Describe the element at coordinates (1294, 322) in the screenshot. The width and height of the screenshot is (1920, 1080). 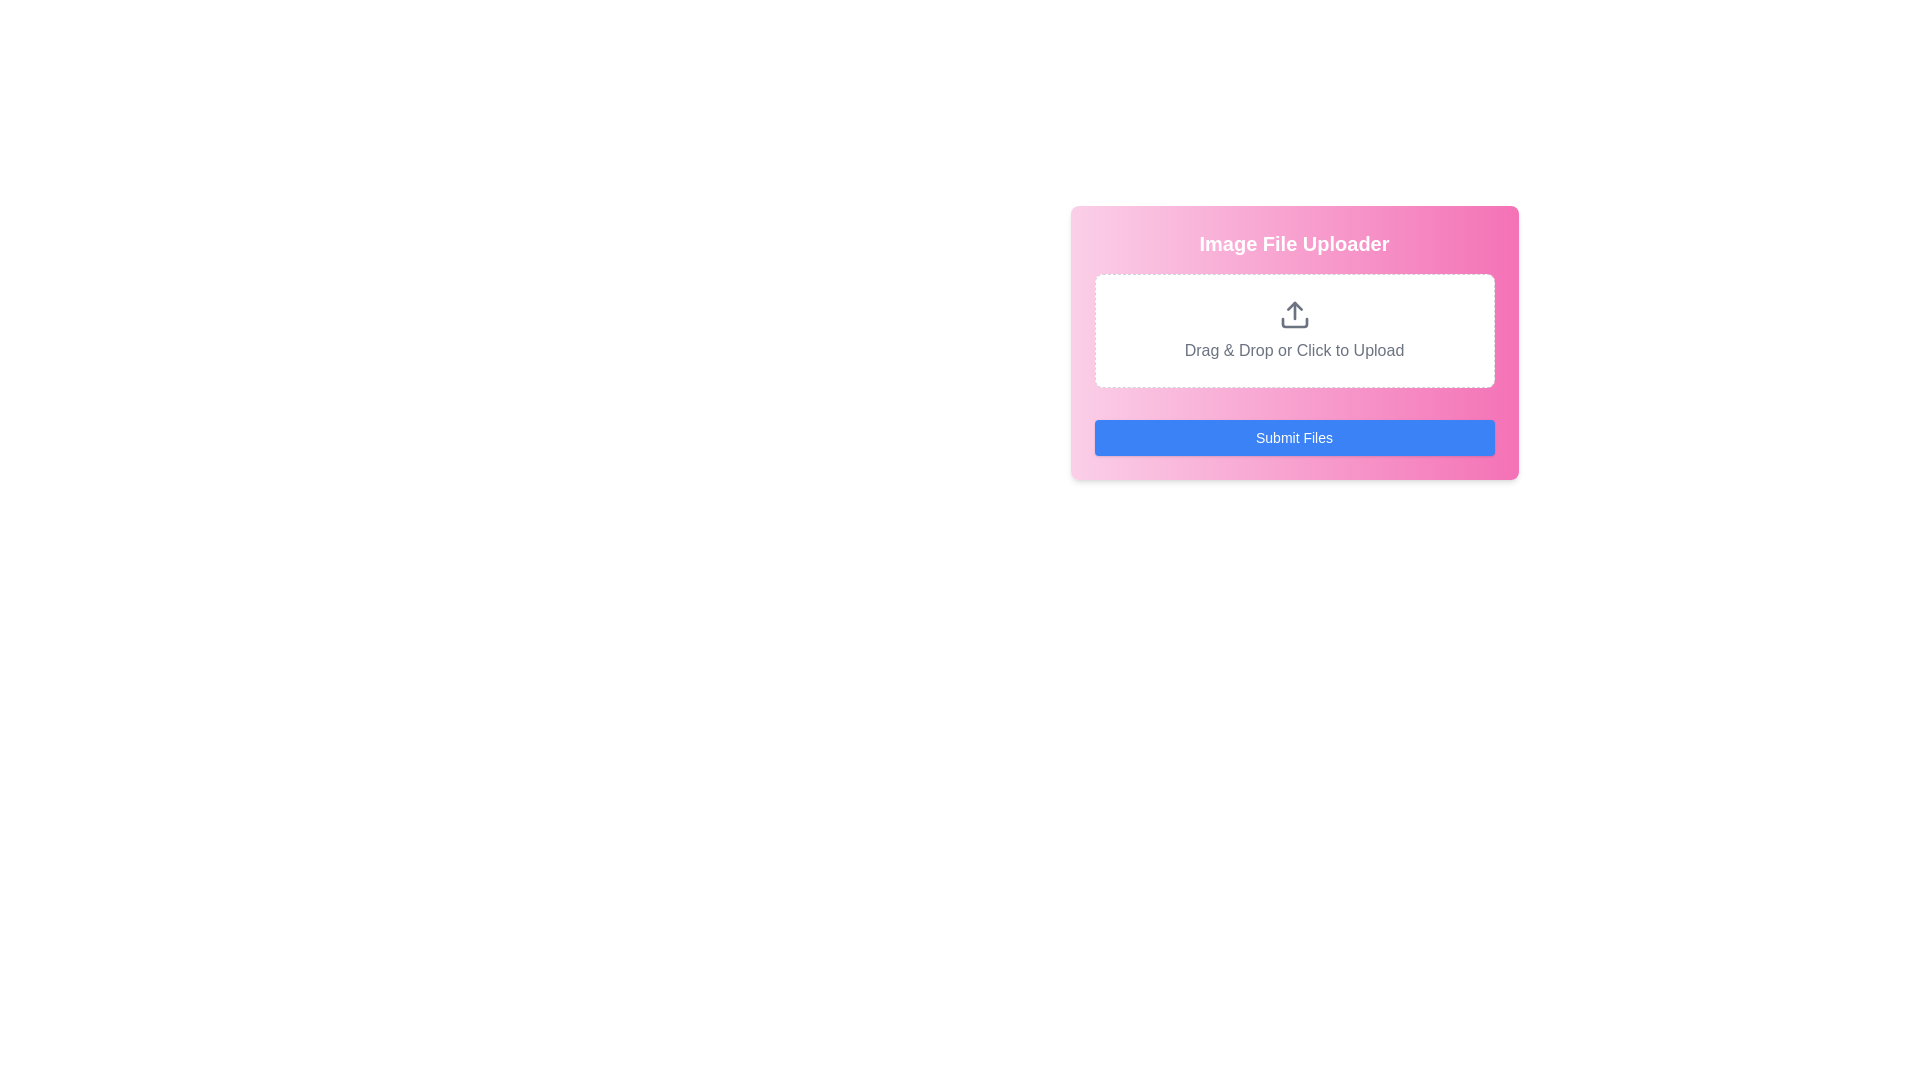
I see `the upload icon element within the SVG, which visually indicates where files should be dragged or clicked for upload, located above the label 'Drag & Drop or Click to Upload'` at that location.